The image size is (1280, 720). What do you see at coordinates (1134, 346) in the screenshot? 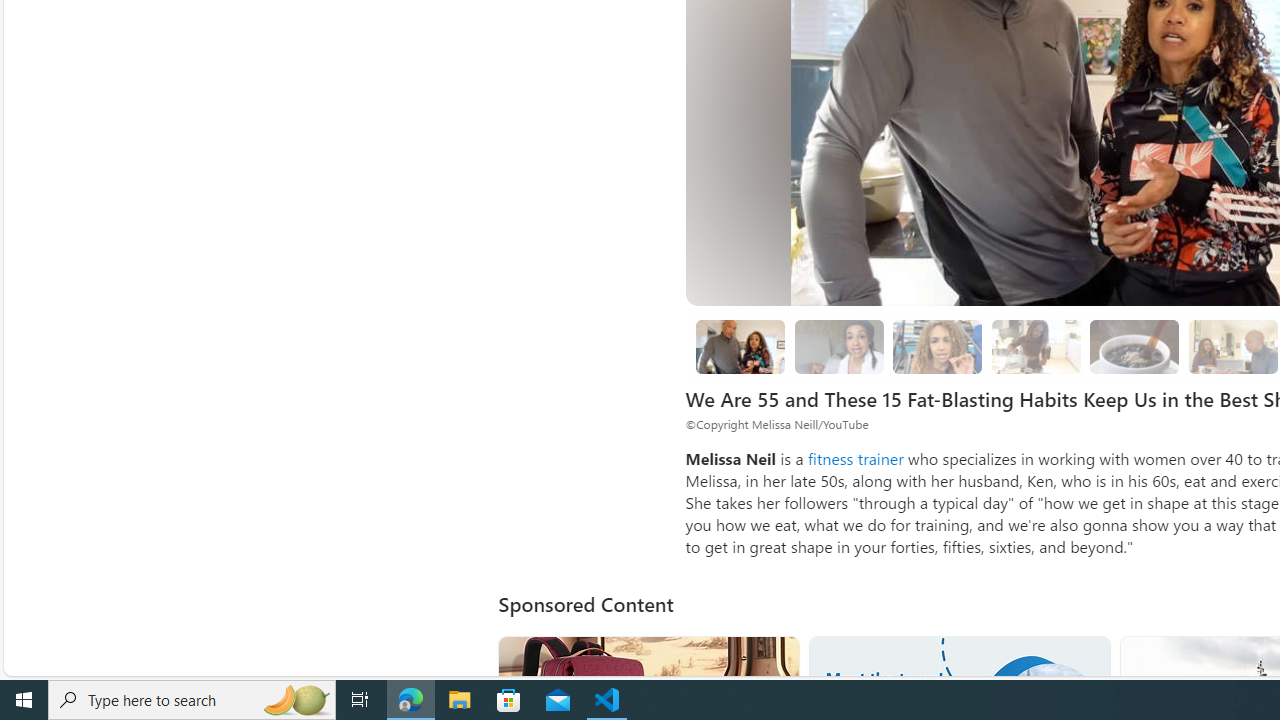
I see `'8 Be Mindful of Coffee'` at bounding box center [1134, 346].